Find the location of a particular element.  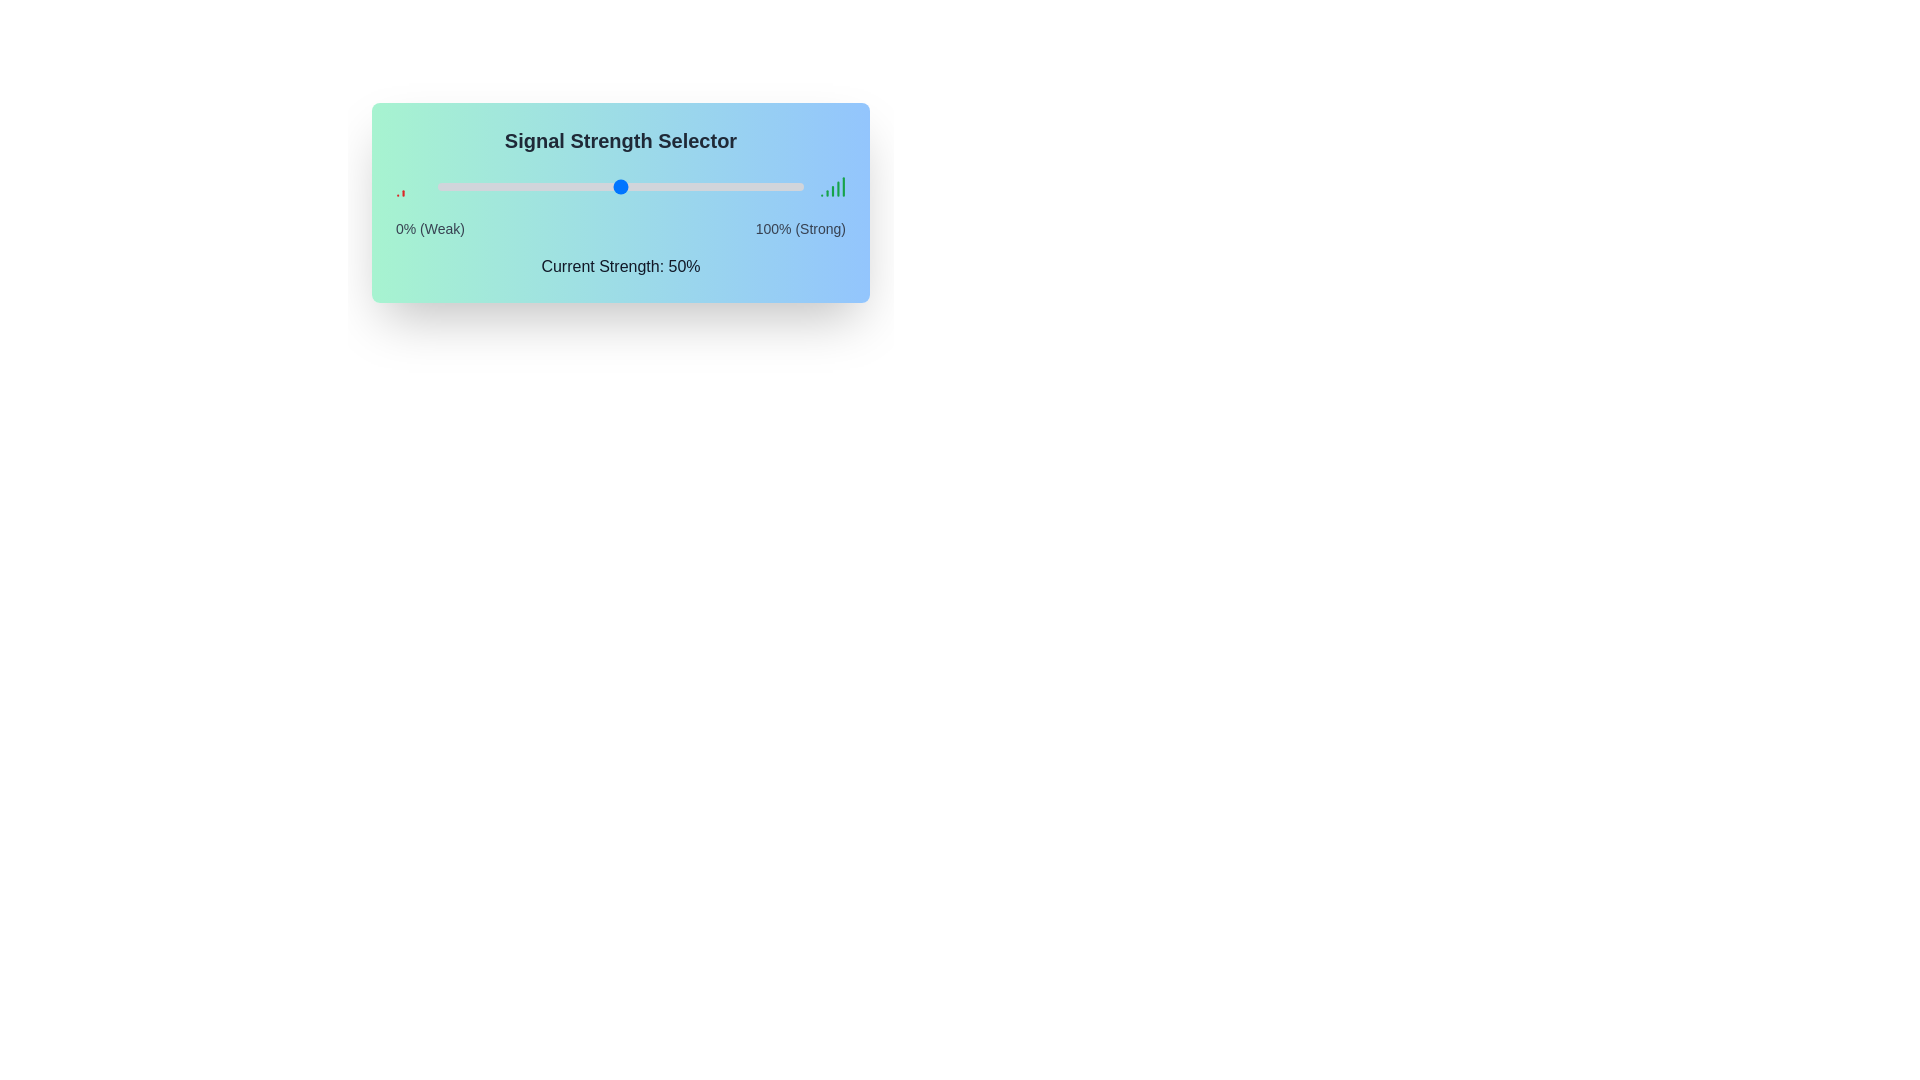

the signal strength slider to 24% to observe the visual signal strength indicators is located at coordinates (525, 186).